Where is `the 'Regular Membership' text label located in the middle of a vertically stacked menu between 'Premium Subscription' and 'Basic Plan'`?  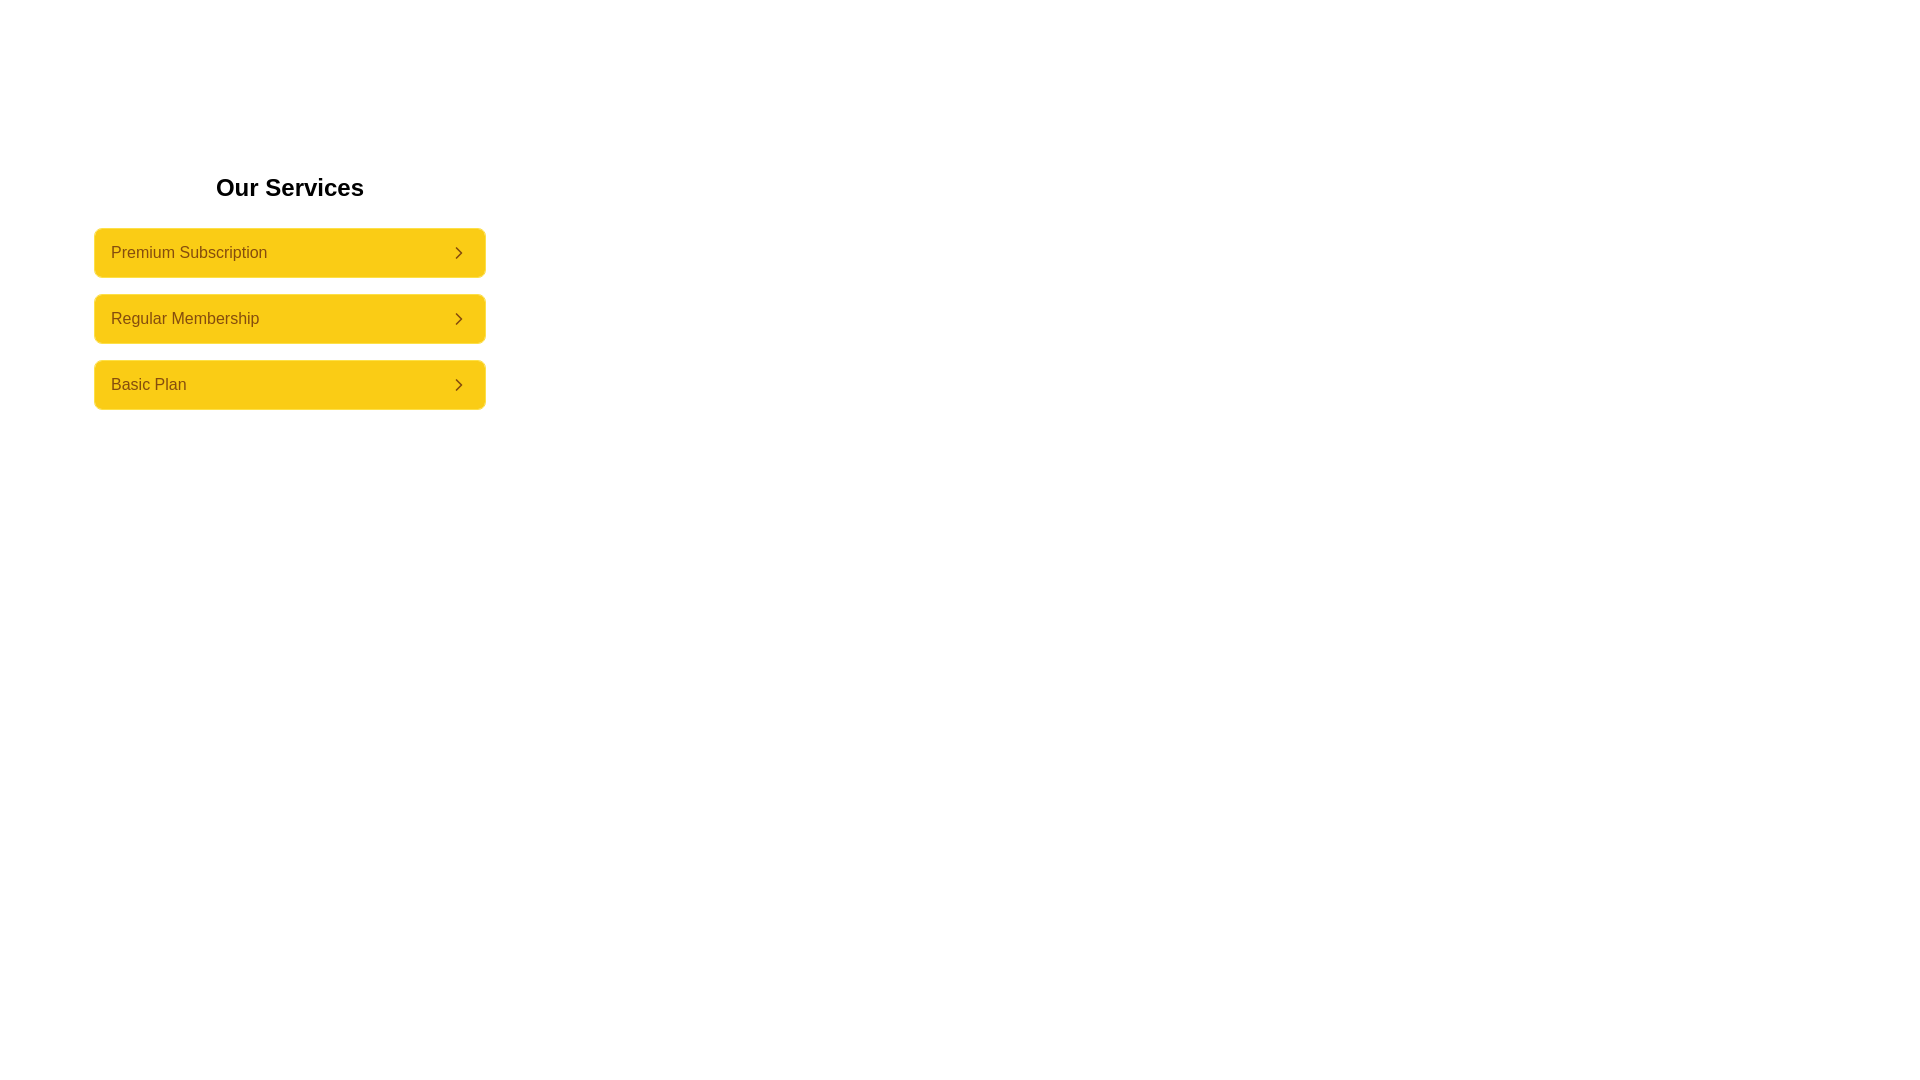 the 'Regular Membership' text label located in the middle of a vertically stacked menu between 'Premium Subscription' and 'Basic Plan' is located at coordinates (185, 318).